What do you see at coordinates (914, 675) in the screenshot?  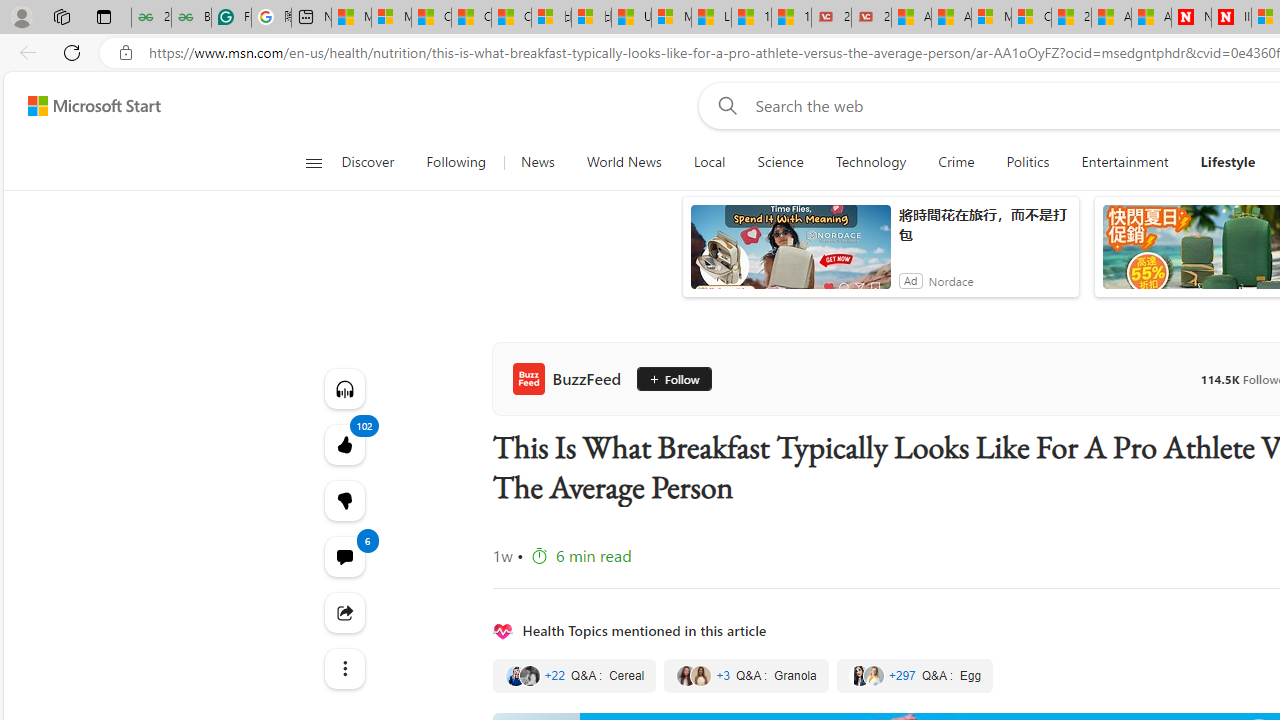 I see `'Egg'` at bounding box center [914, 675].